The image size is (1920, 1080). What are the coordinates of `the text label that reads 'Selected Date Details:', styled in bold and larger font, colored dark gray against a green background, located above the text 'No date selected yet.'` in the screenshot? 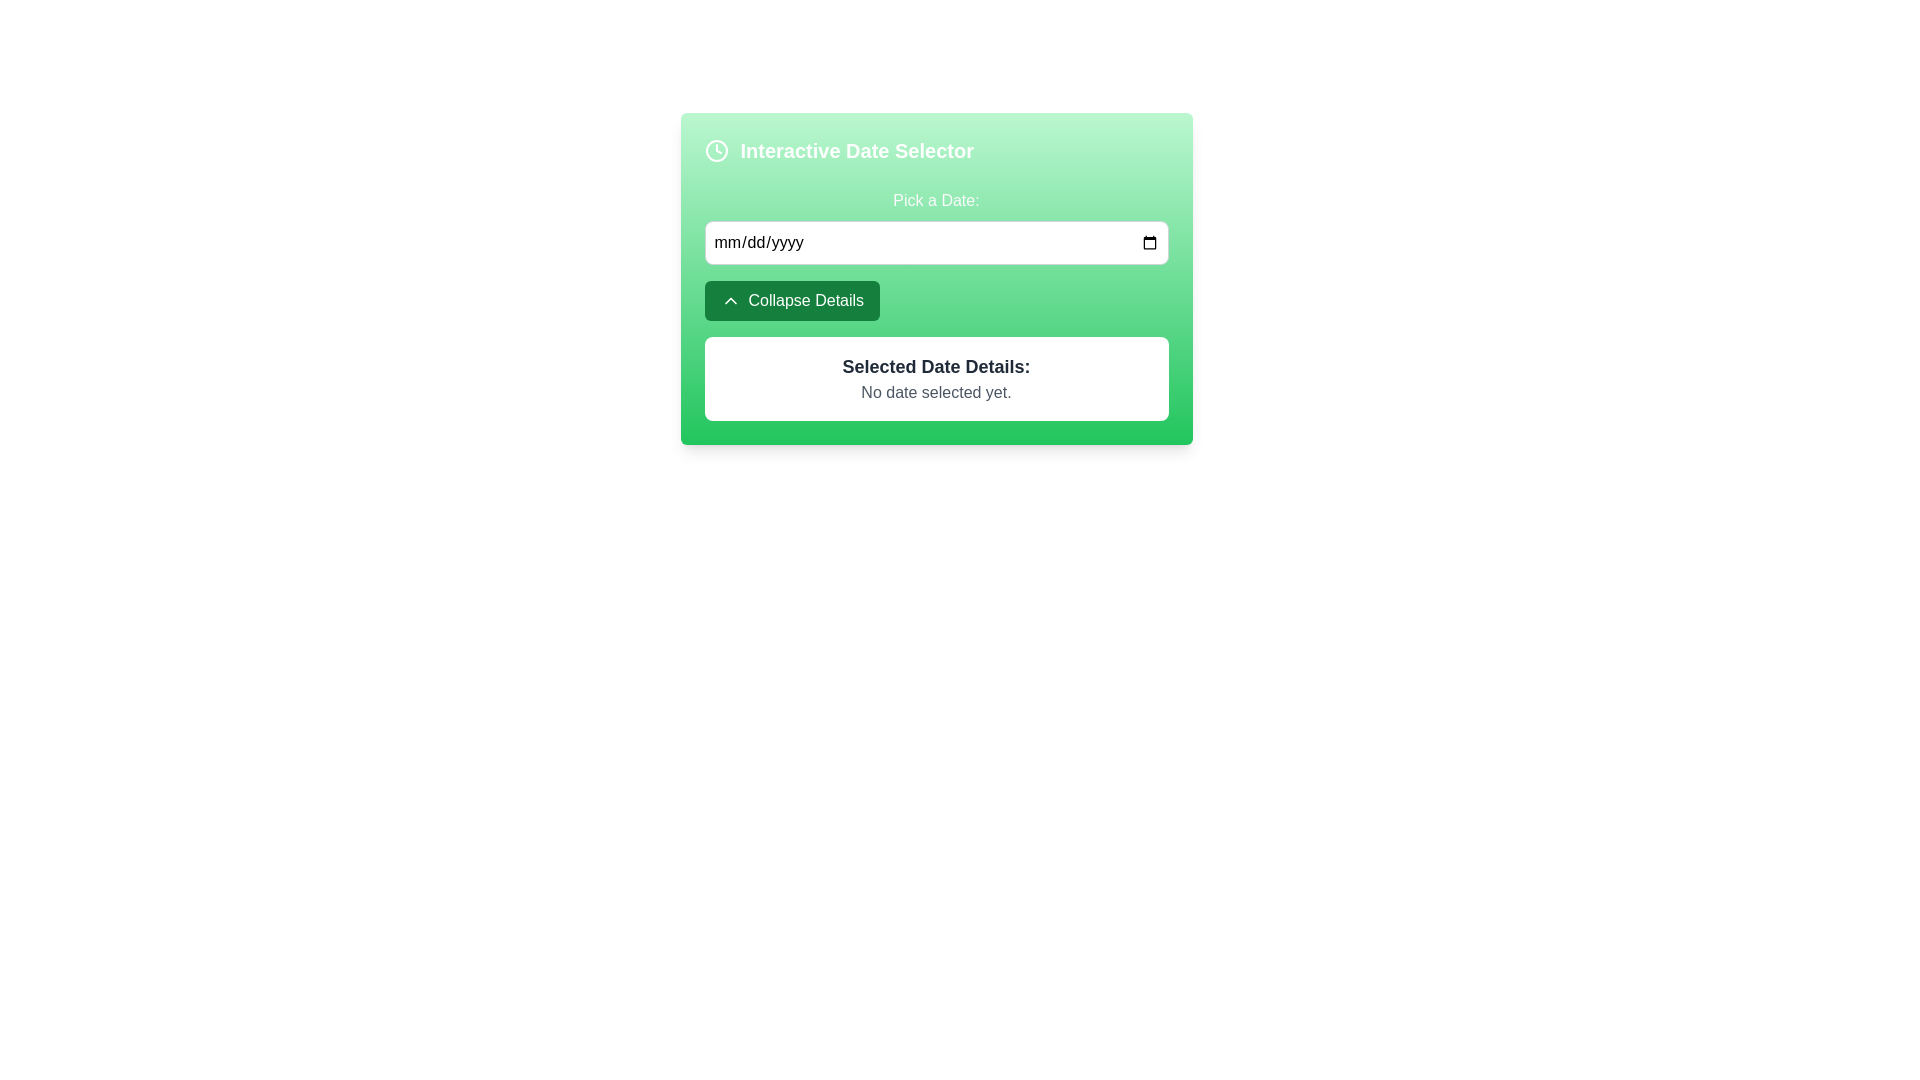 It's located at (935, 366).